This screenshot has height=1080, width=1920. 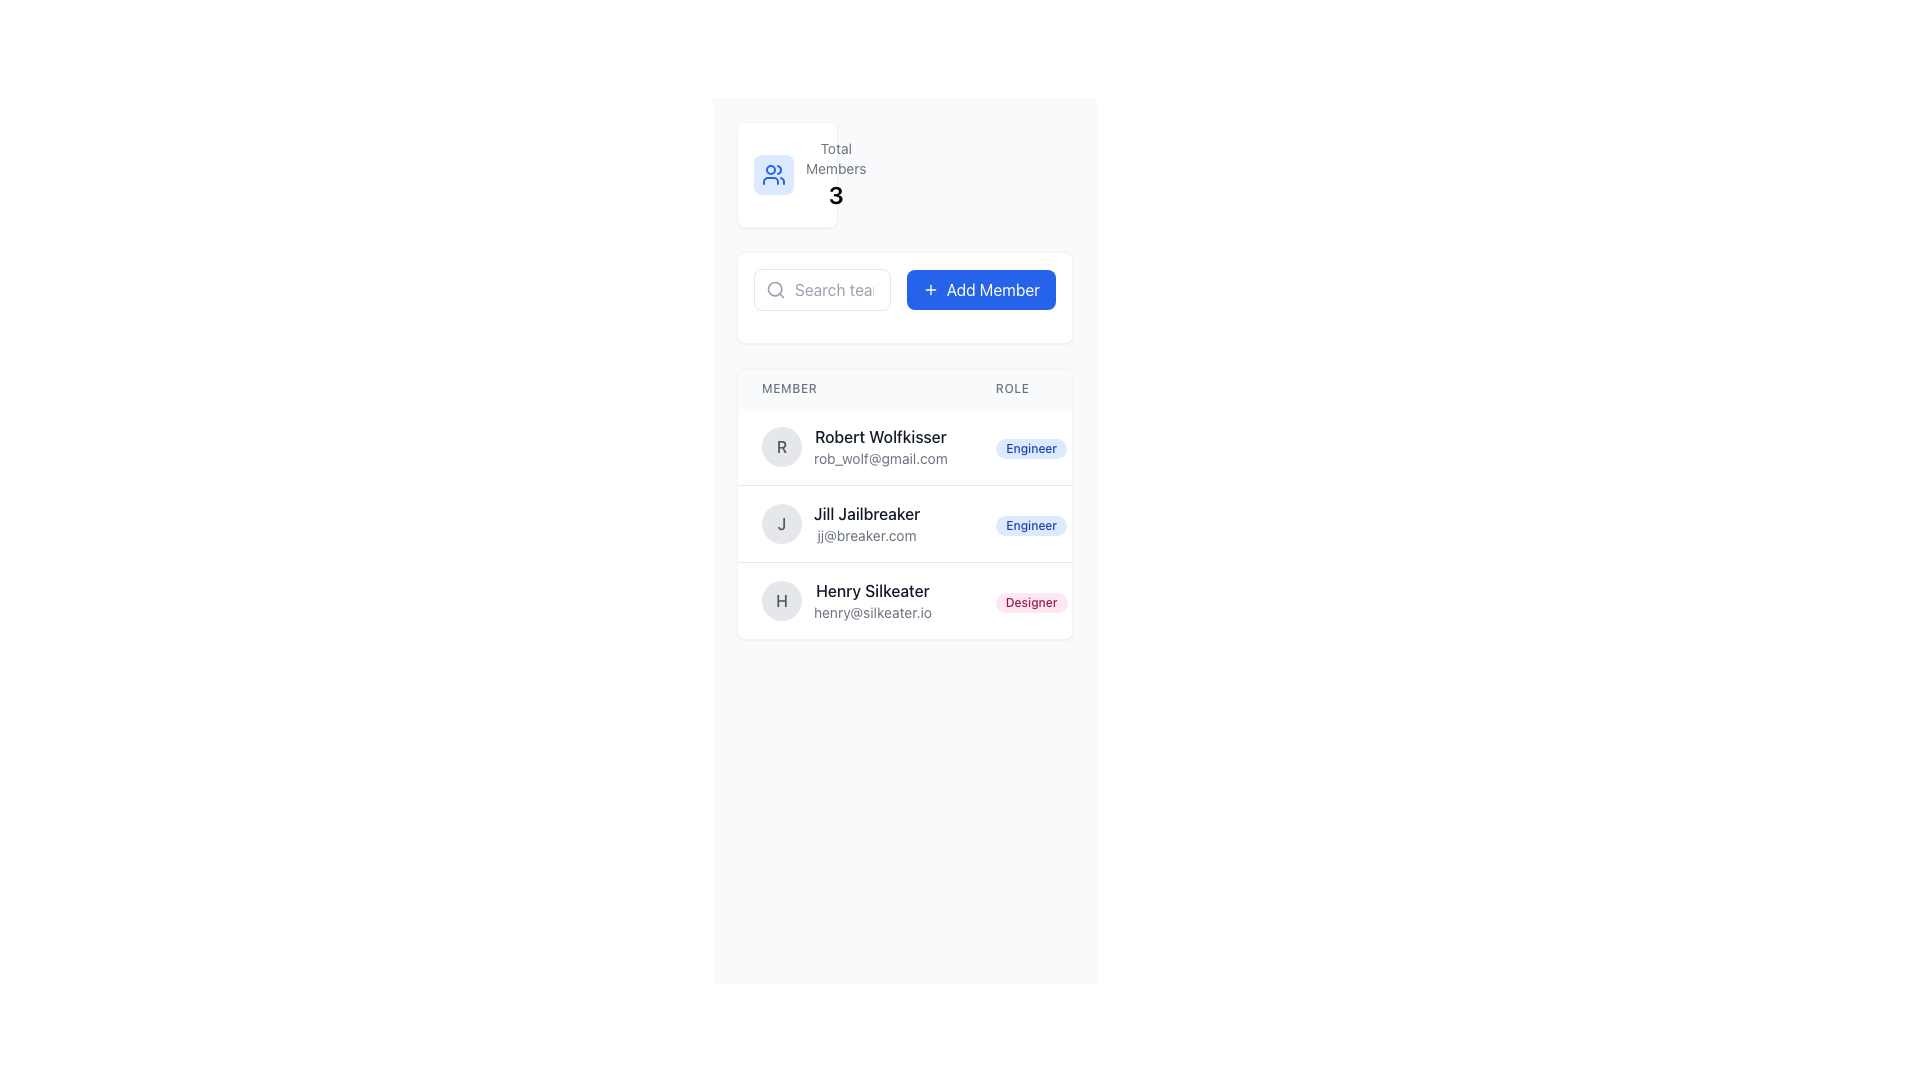 I want to click on the email text displaying 'rob_wolf@gmail.com' located beneath the name 'Robert Wolfkisser' in the members list, so click(x=880, y=459).